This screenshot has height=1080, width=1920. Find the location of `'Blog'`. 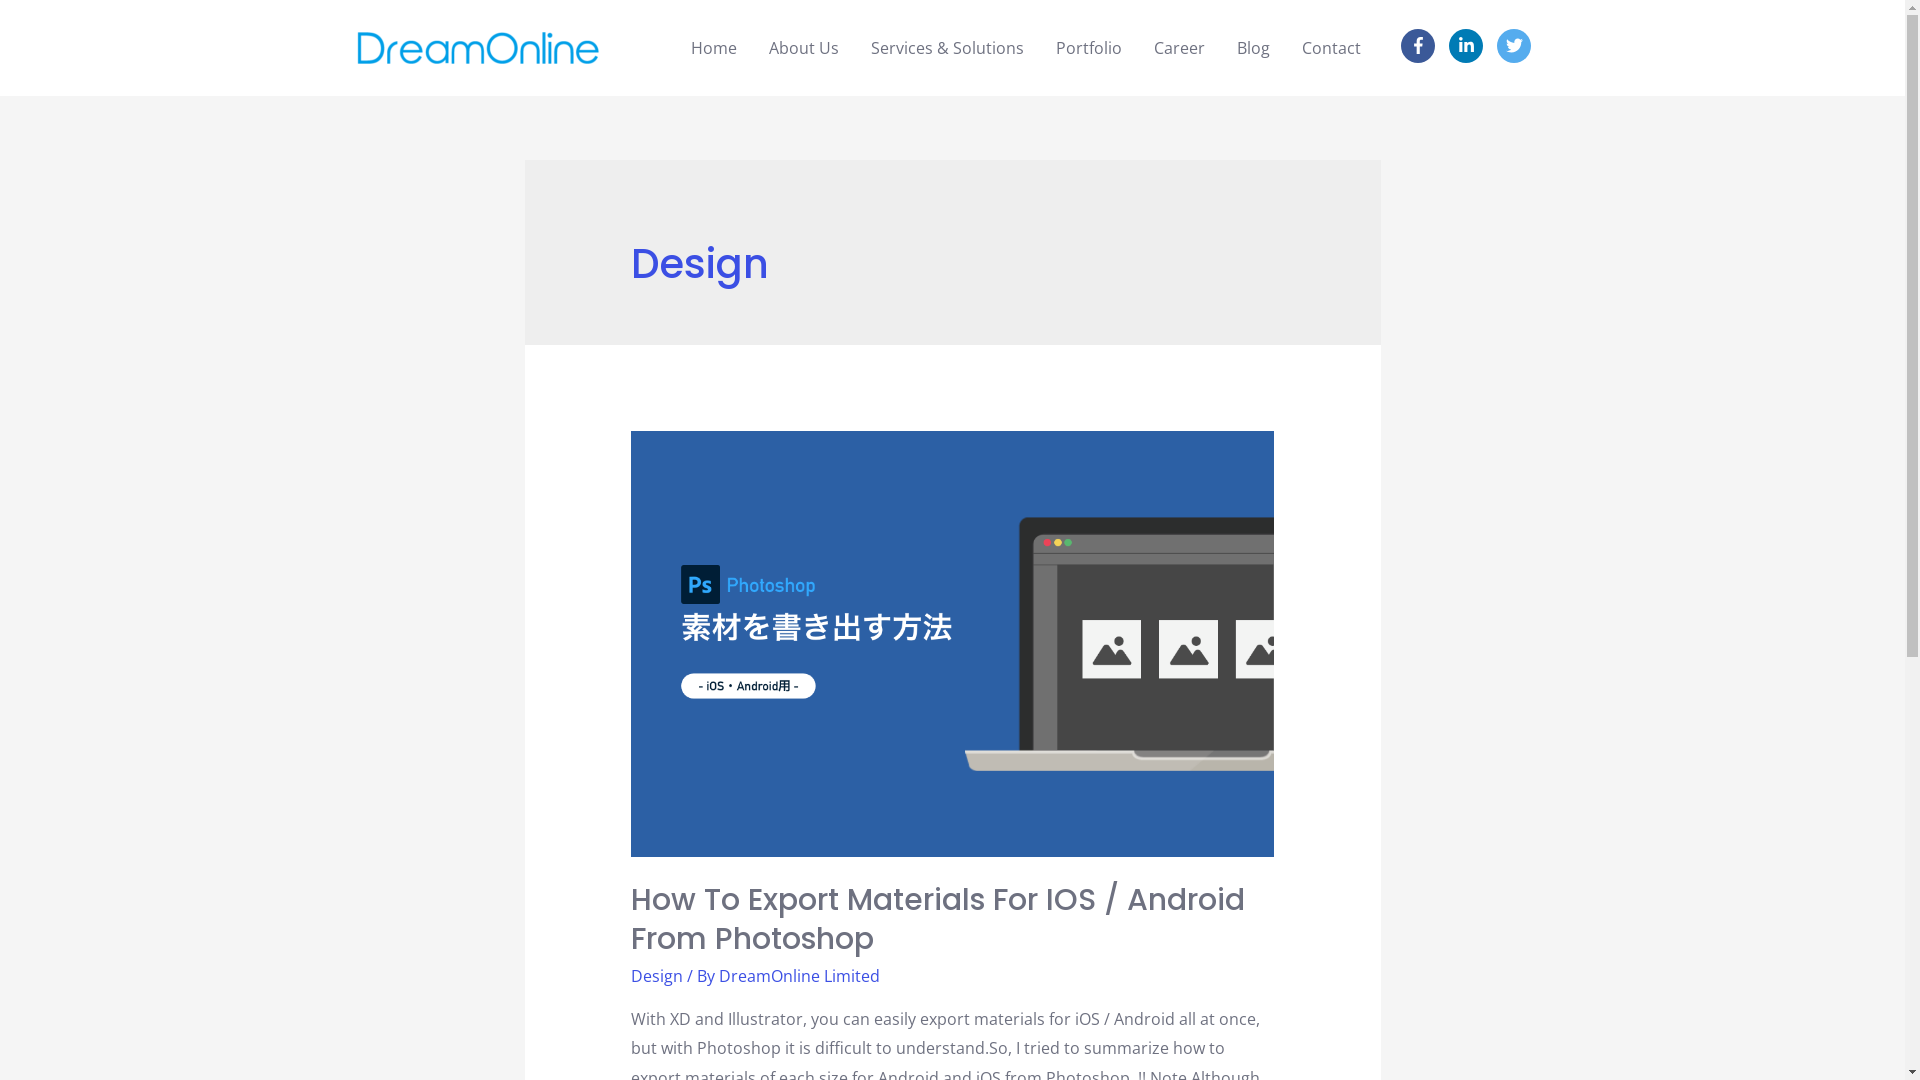

'Blog' is located at coordinates (1252, 46).